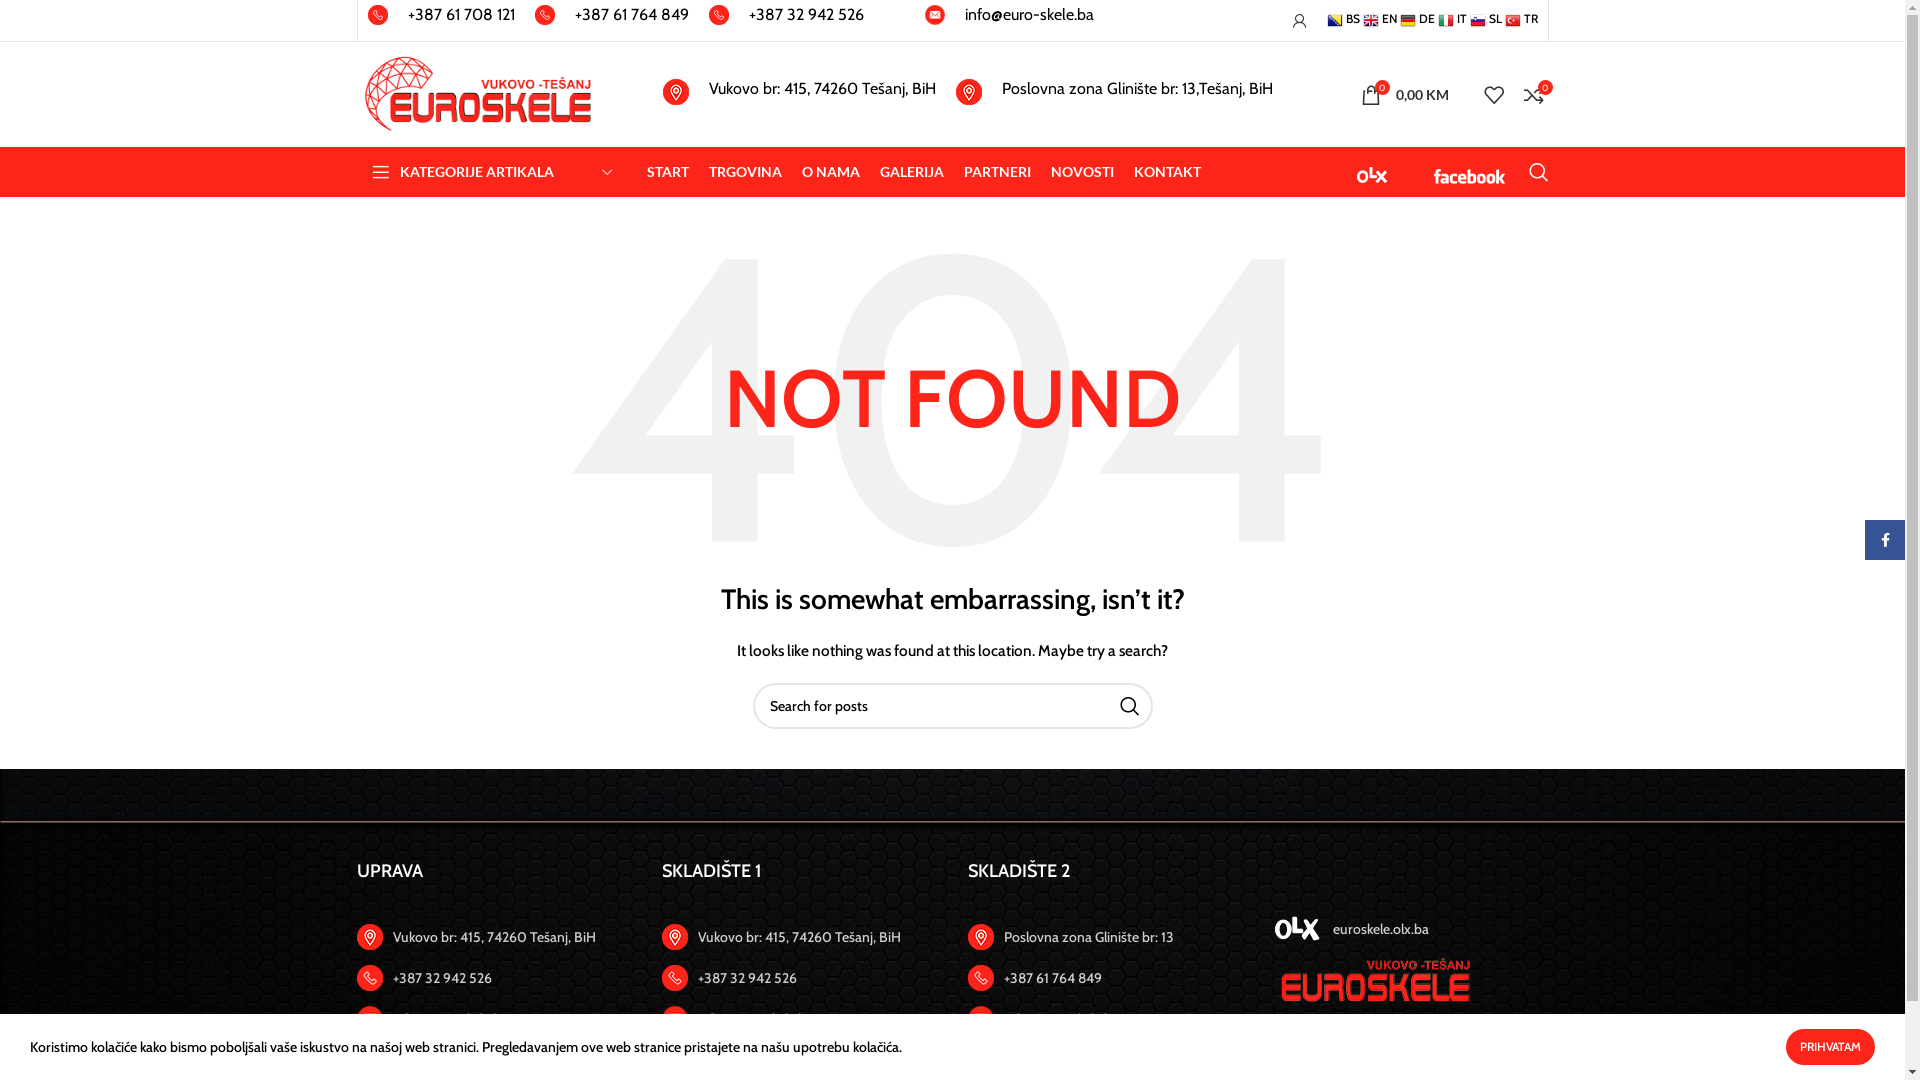 The width and height of the screenshot is (1920, 1080). What do you see at coordinates (1520, 18) in the screenshot?
I see `'TR'` at bounding box center [1520, 18].